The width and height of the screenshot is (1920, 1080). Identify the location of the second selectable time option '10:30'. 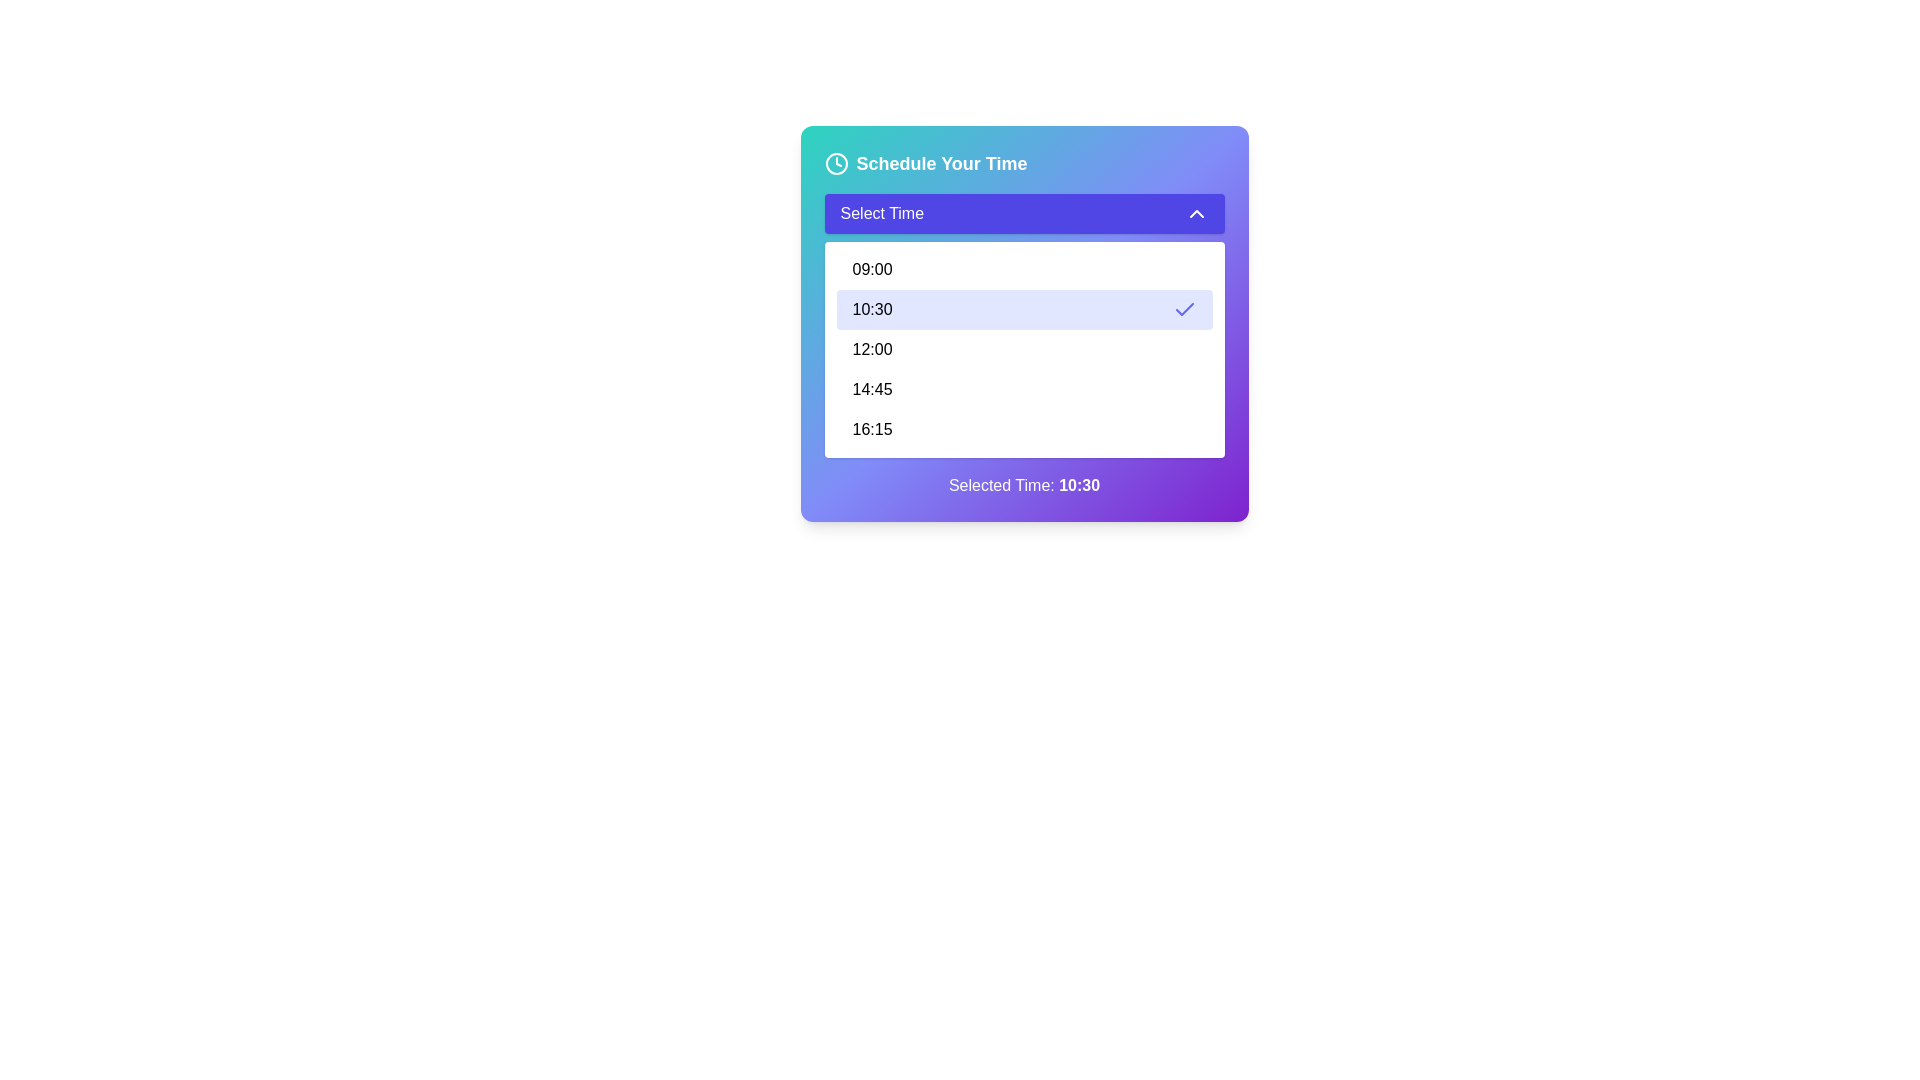
(872, 309).